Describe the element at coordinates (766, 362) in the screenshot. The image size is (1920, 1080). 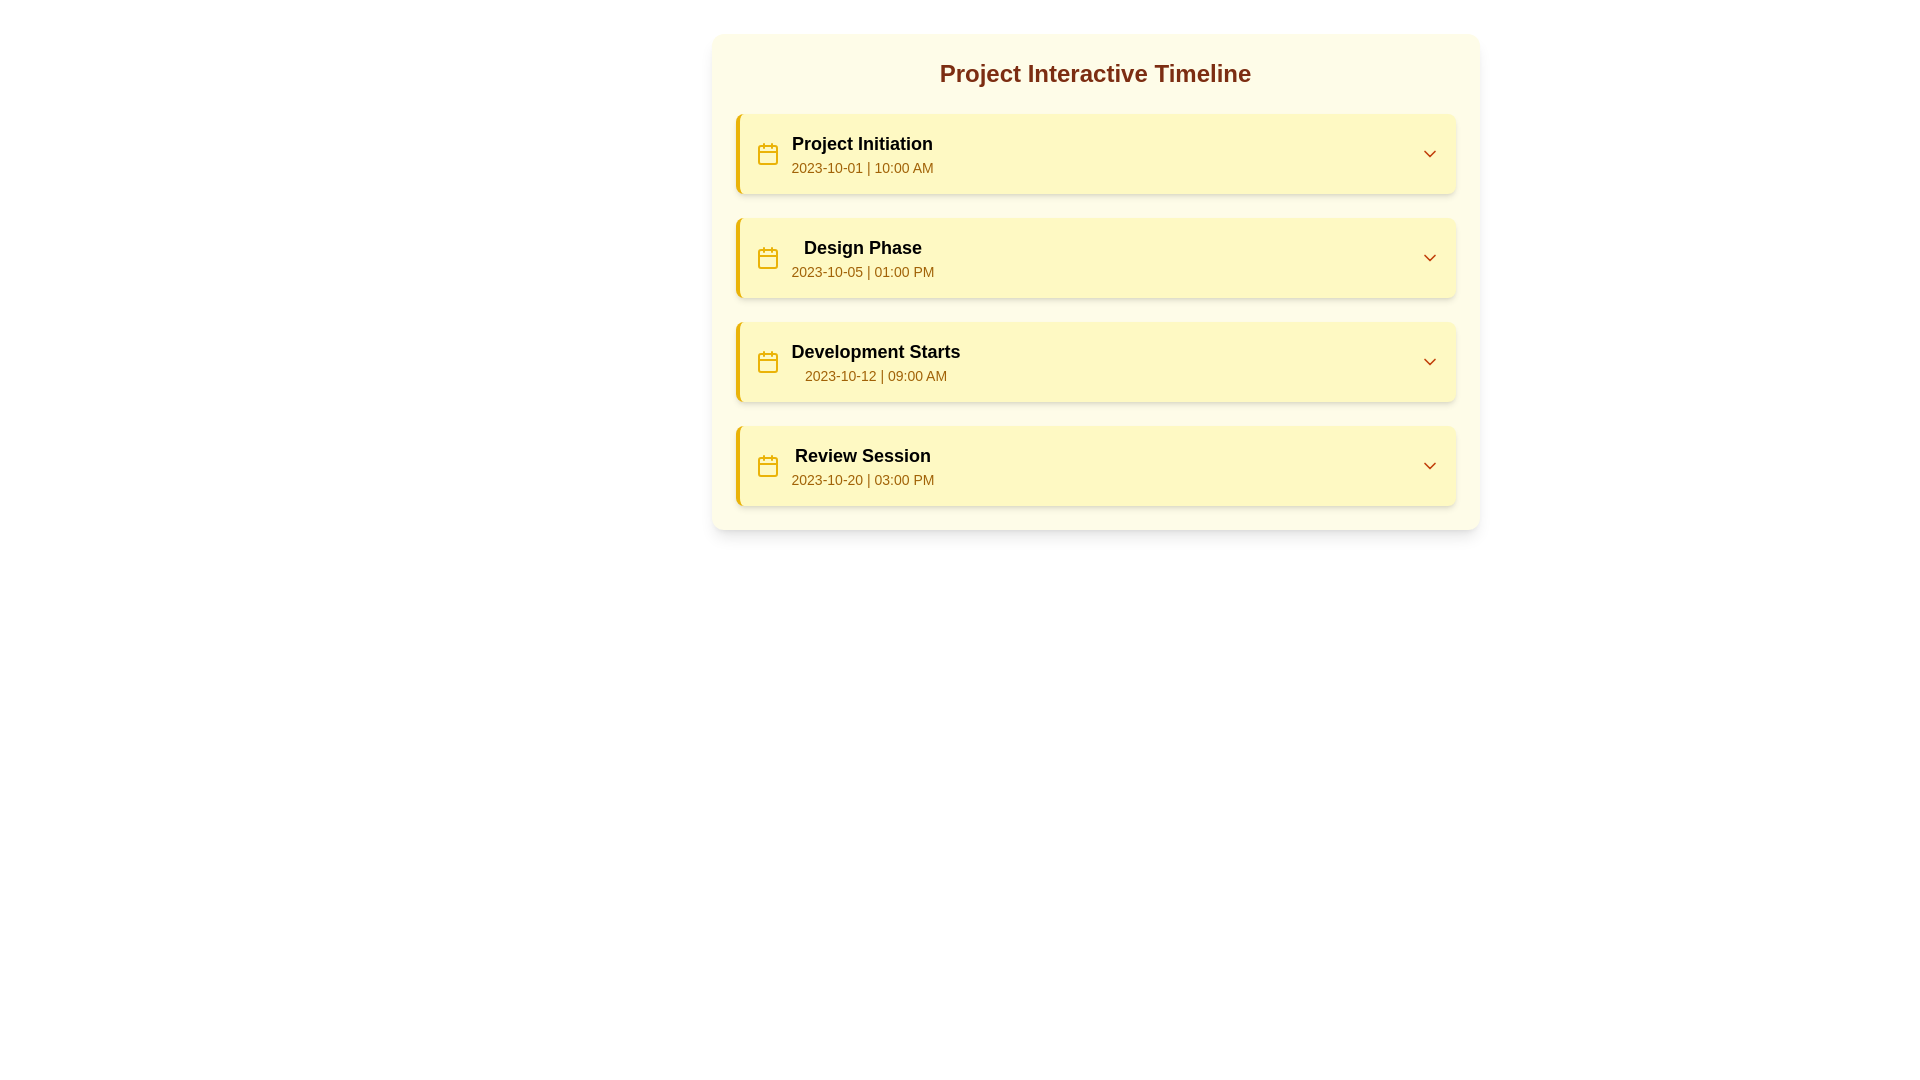
I see `the calendar icon with a yellow outline located adjacent to the text 'Development Starts' and the date '2023-10-12 | 09:00 AM' to associate it with the adjacent text` at that location.